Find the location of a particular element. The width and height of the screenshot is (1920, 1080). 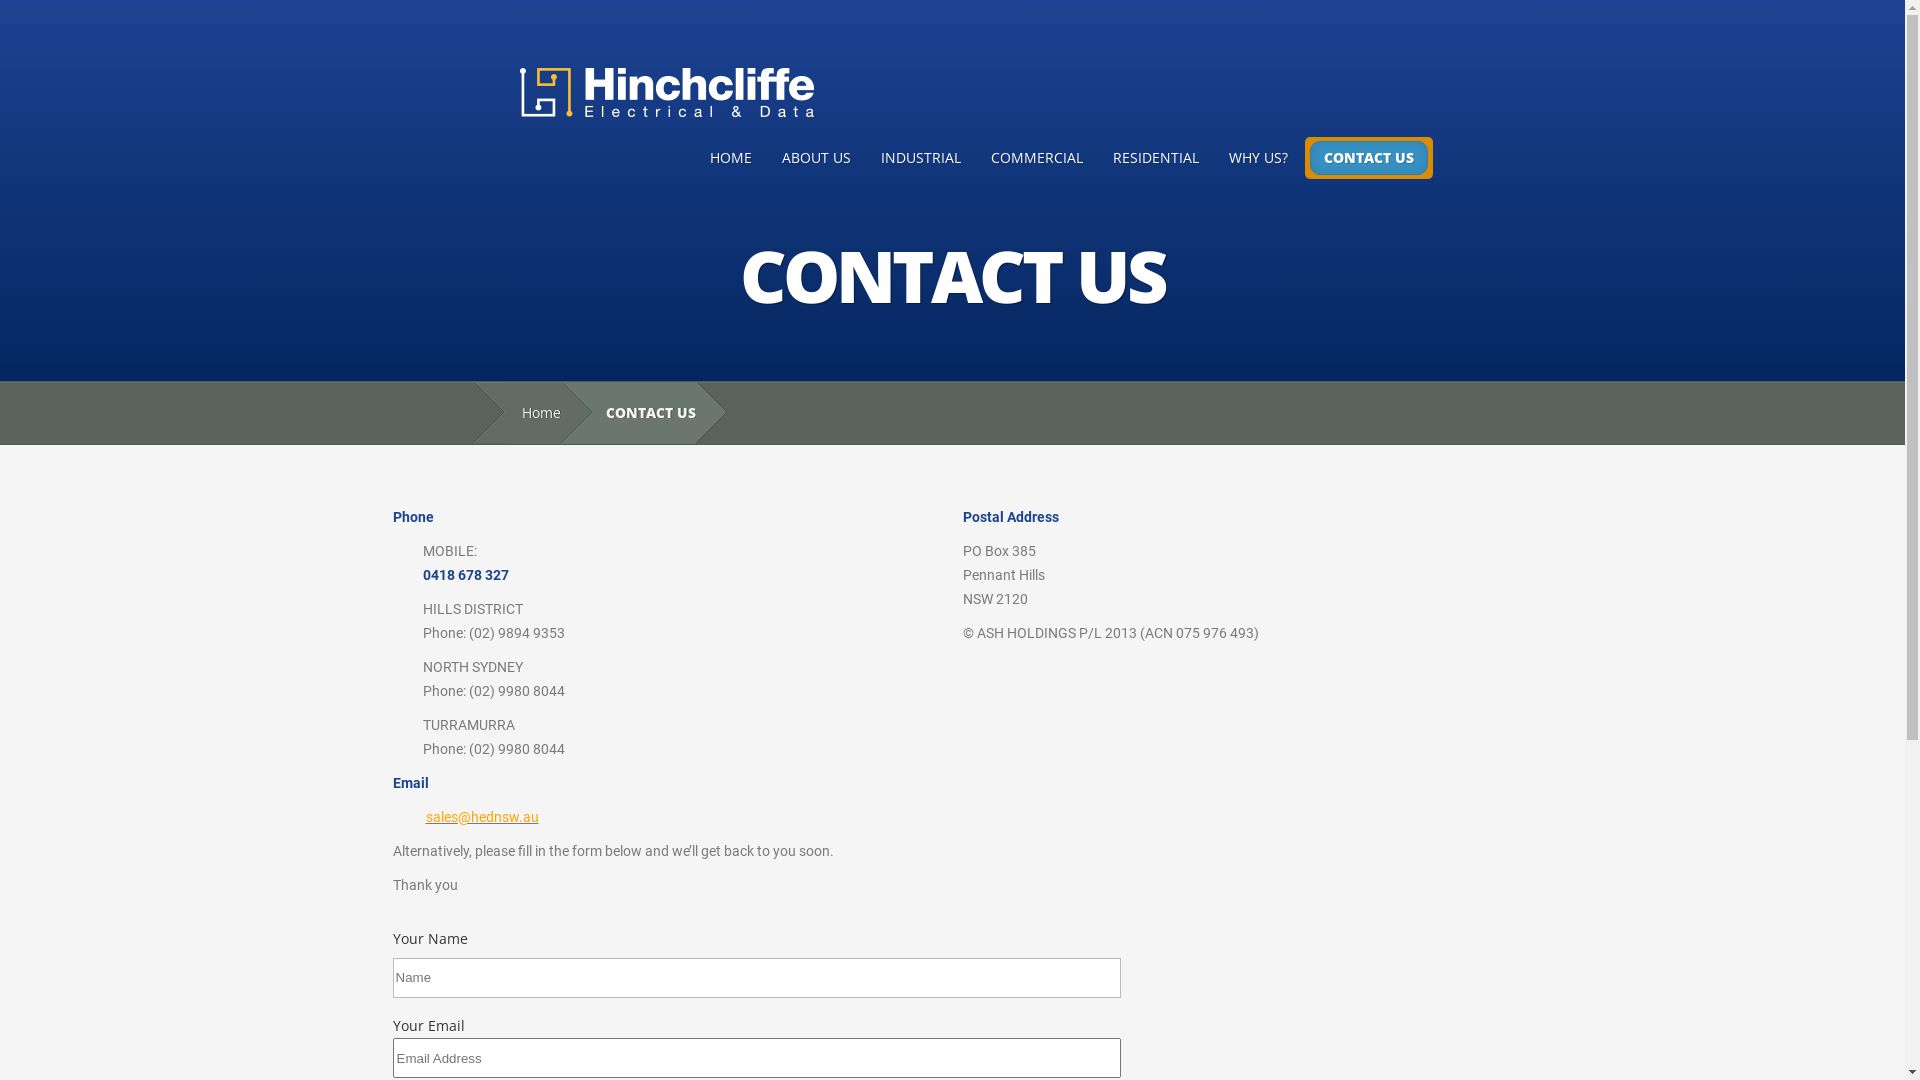

'ABOUT US' is located at coordinates (815, 157).